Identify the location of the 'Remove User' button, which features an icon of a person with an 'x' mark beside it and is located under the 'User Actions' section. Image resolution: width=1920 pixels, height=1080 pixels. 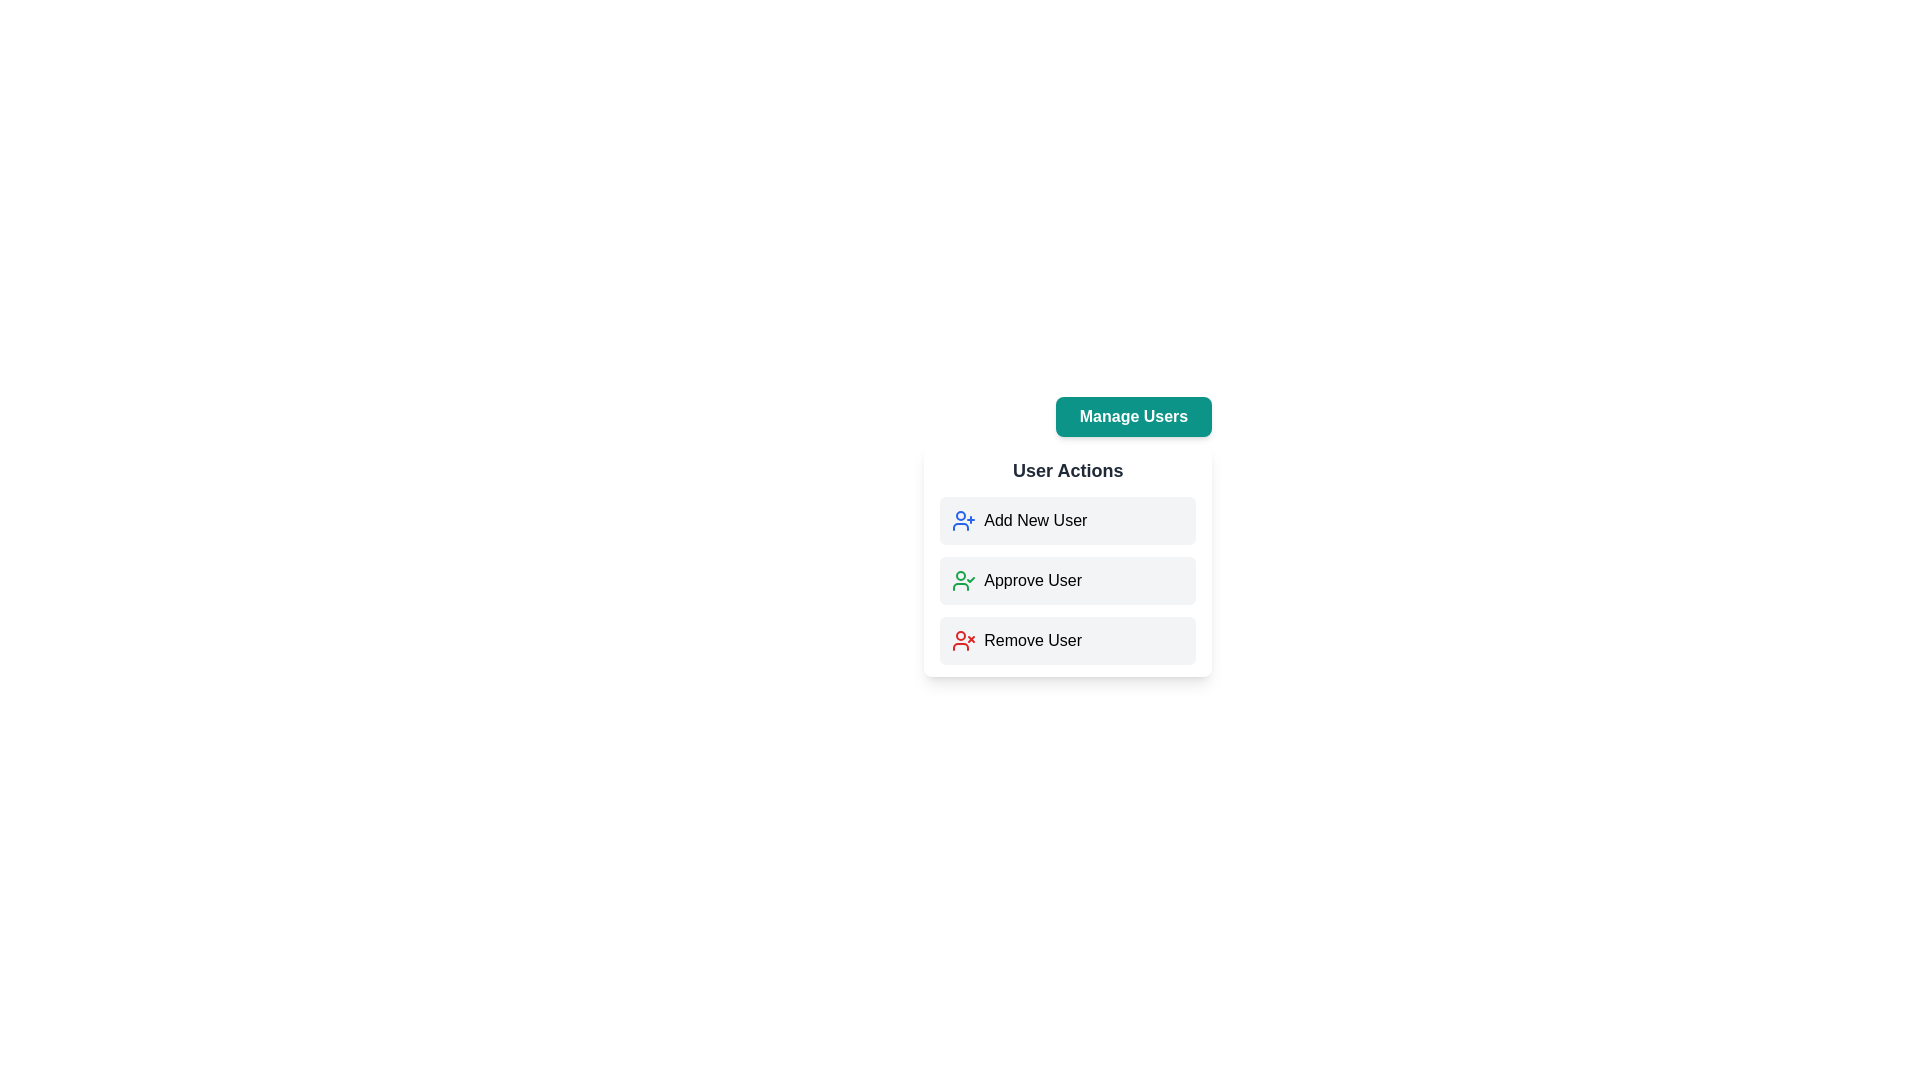
(1067, 640).